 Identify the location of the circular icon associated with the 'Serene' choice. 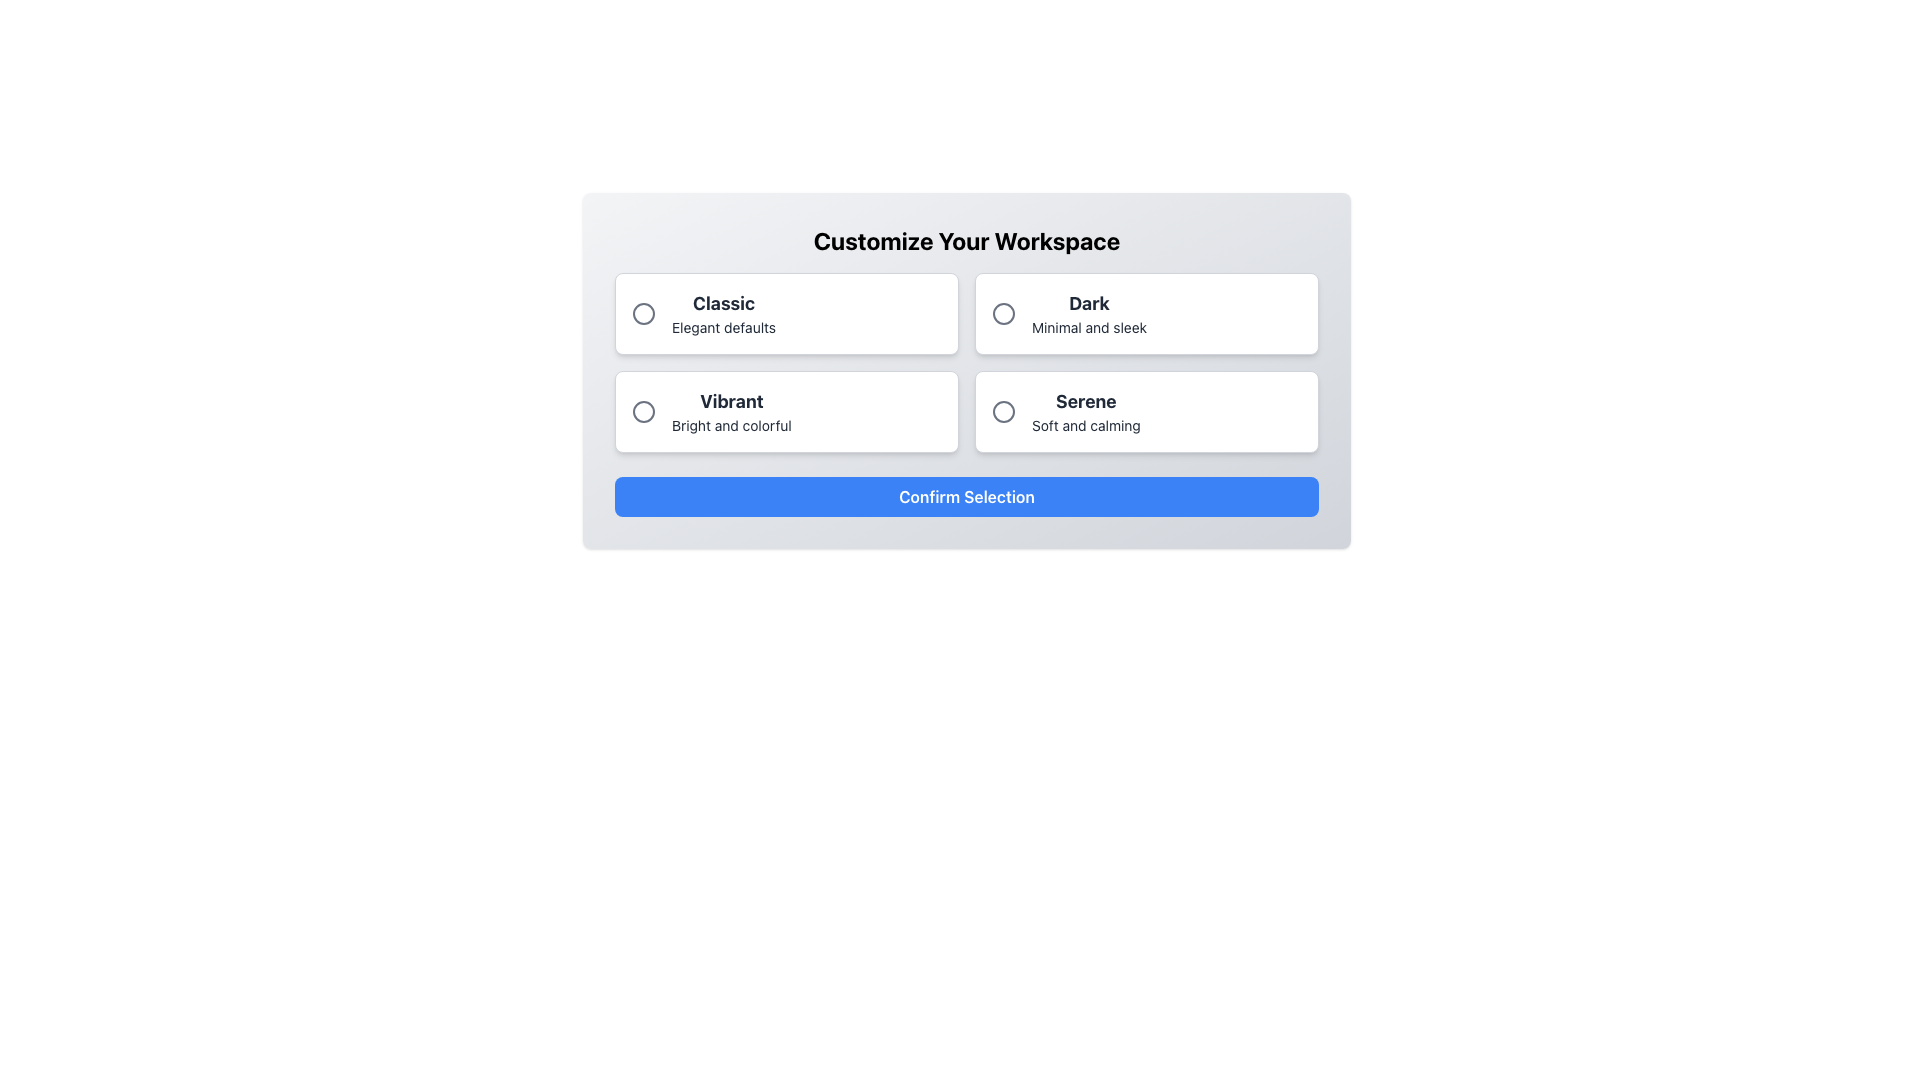
(1003, 411).